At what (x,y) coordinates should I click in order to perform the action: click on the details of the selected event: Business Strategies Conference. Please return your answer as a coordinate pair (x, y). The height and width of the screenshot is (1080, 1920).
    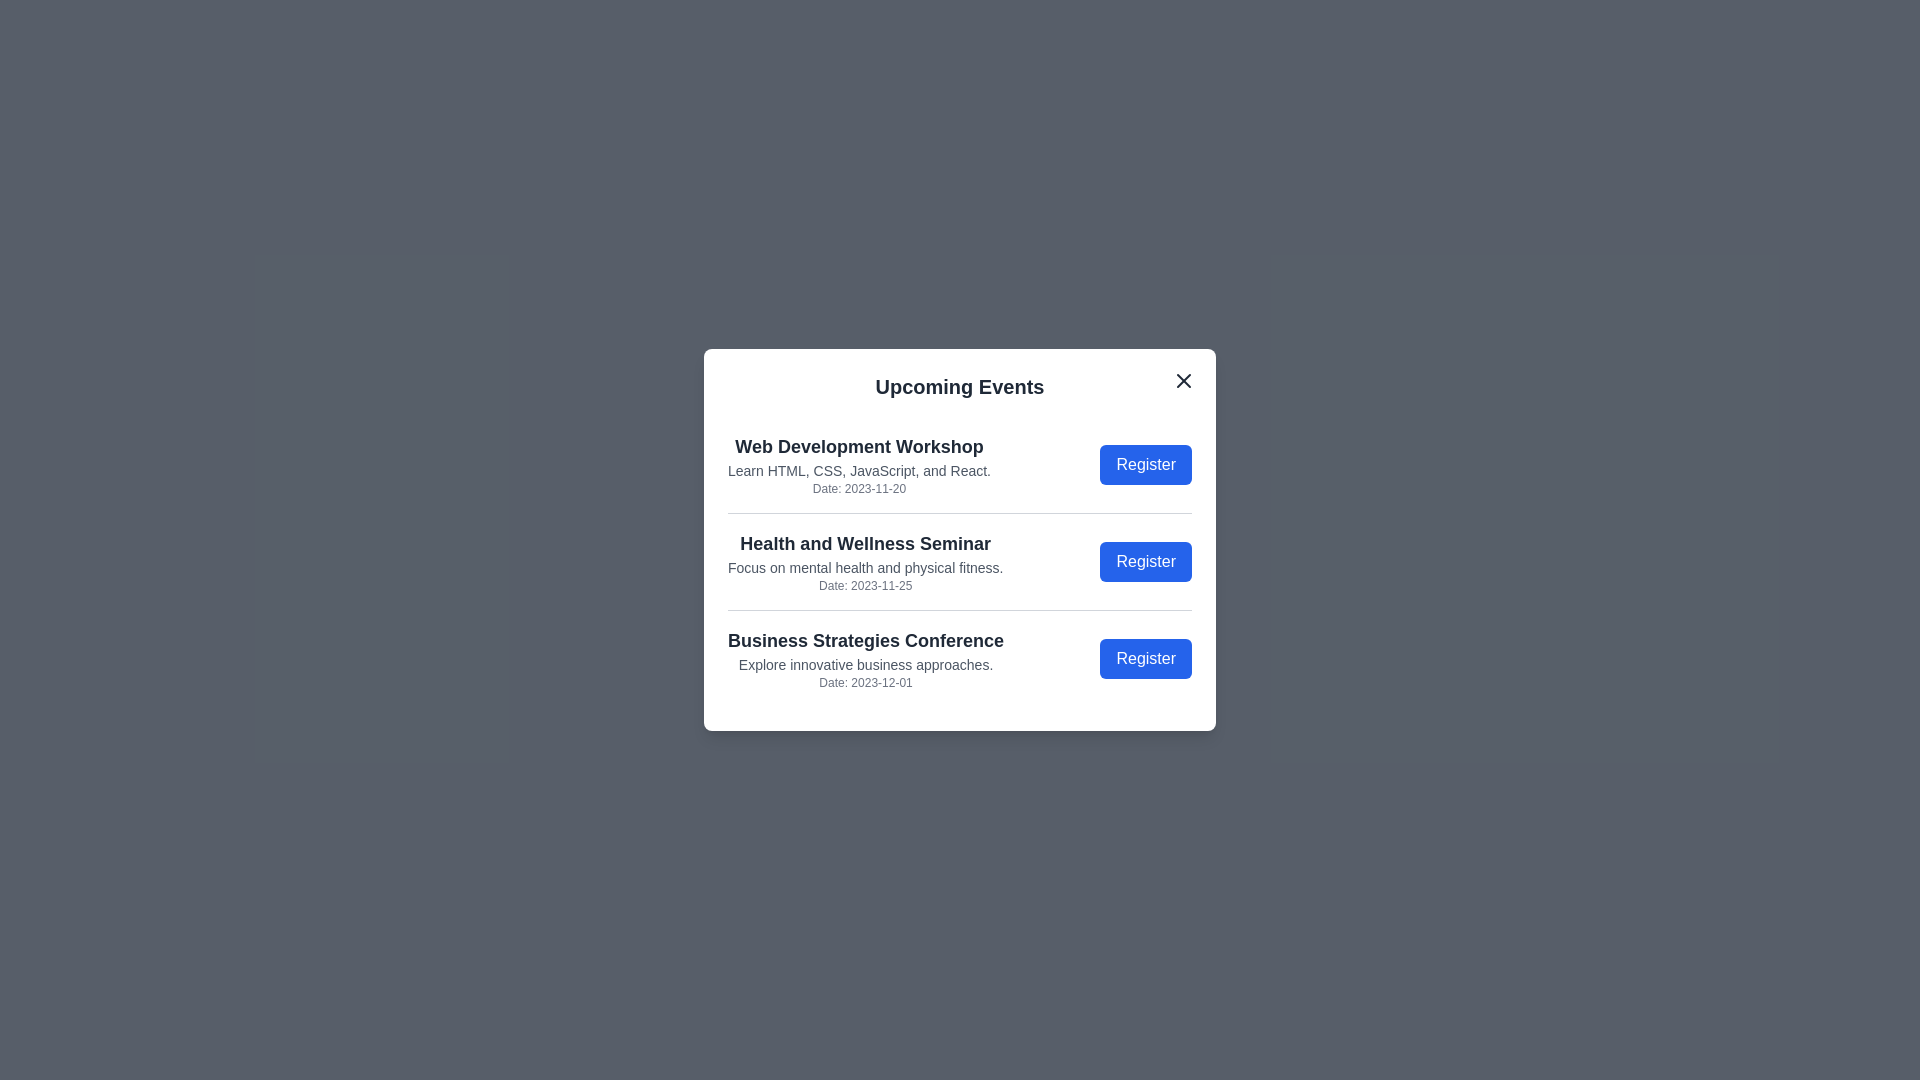
    Looking at the image, I should click on (866, 659).